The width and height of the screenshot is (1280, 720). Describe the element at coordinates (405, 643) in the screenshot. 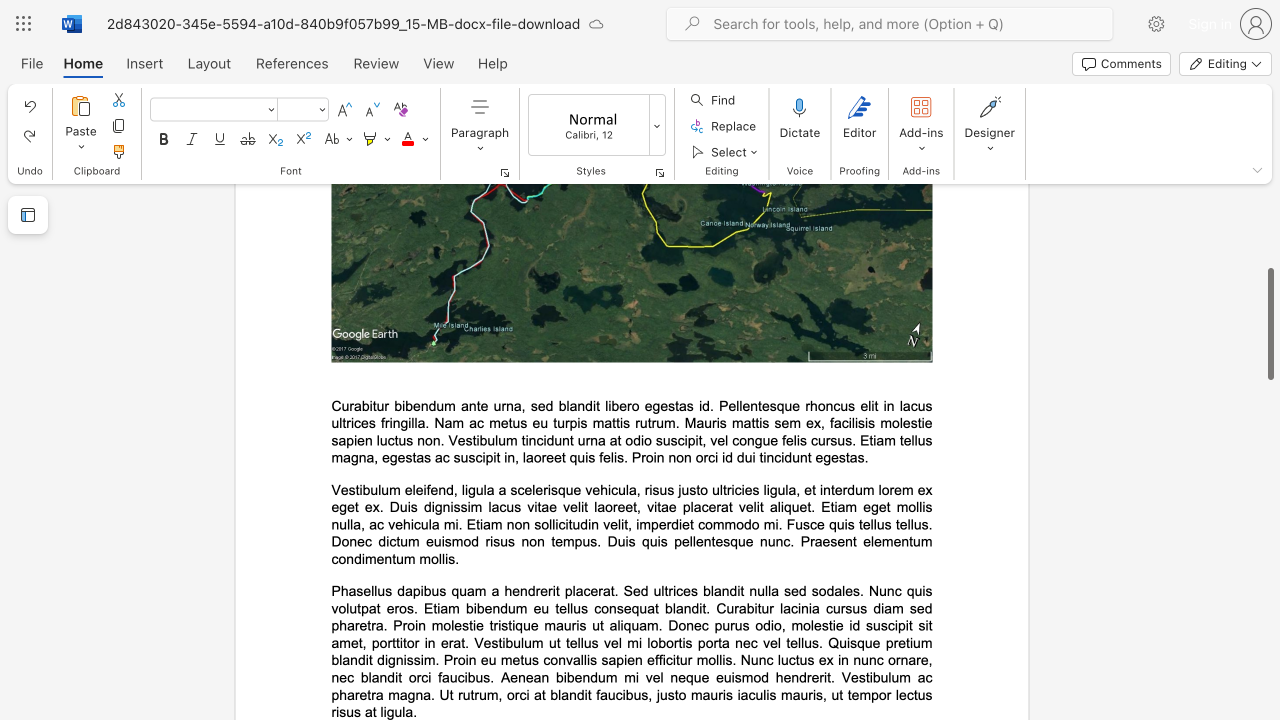

I see `the subset text "or in erat. Vestibulum ut tellus vel mi lobortis porta nec vel tellus. Quisque pretium blandit dignissim. Proin eu metus convallis sapien efficitur mollis. Nunc luctus ex in nunc ornare, nec blandit orci faucibus. Aenean bibendum mi vel neque euismod hendrerit. Vestibulum ac pharetra magna. Ut rutrum, orci at blandit faucibus, justo mauris iaculis mauris, ut tempor lectus risus at ligu" within the text "Phasellus dapibus quam a hendrerit placerat. Sed ultrices blandit nulla sed sodales. Nunc quis volutpat eros. Etiam bibendum eu tellus consequat blandit. Curabitur lacinia cursus diam sed pharetra. Proin molestie tristique mauris ut aliquam. Donec purus odio, molestie id suscipit sit amet, porttitor in erat. Vestibulum ut tellus vel mi lobortis porta nec vel tellus. Quisque pretium blandit dignissim. Proin eu metus convallis sapien efficitur mollis. Nunc luctus ex in nunc ornare, nec blandit orci faucibus. Aenean bibendum mi vel neque euismod hendrerit. Vestibulum ac pharetra magna. Ut rutrum, orci at blandit faucibus, justo mauris iaculis mauris, ut tempor lectus risus at ligula."` at that location.